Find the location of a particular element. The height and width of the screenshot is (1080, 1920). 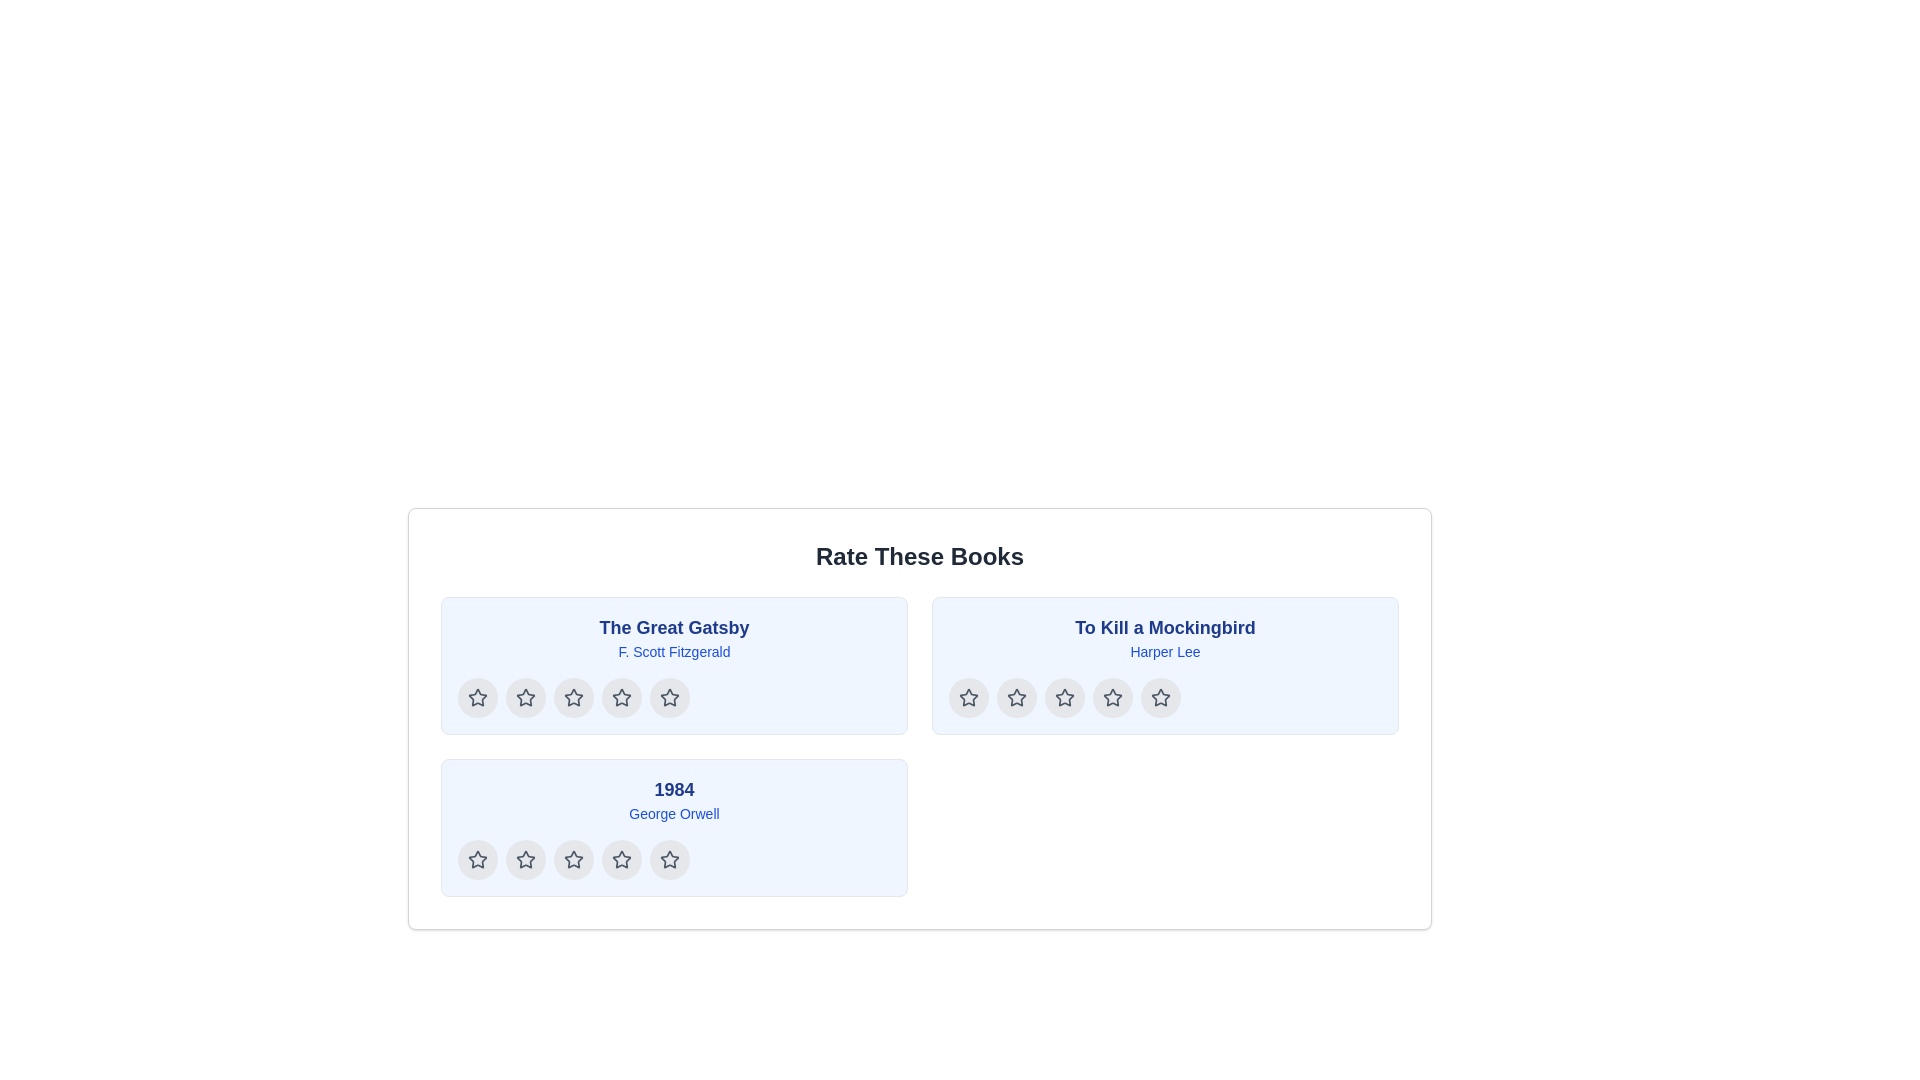

the fourth star icon within the gray circular area under 'The Great Gatsby' to rate the book is located at coordinates (670, 697).